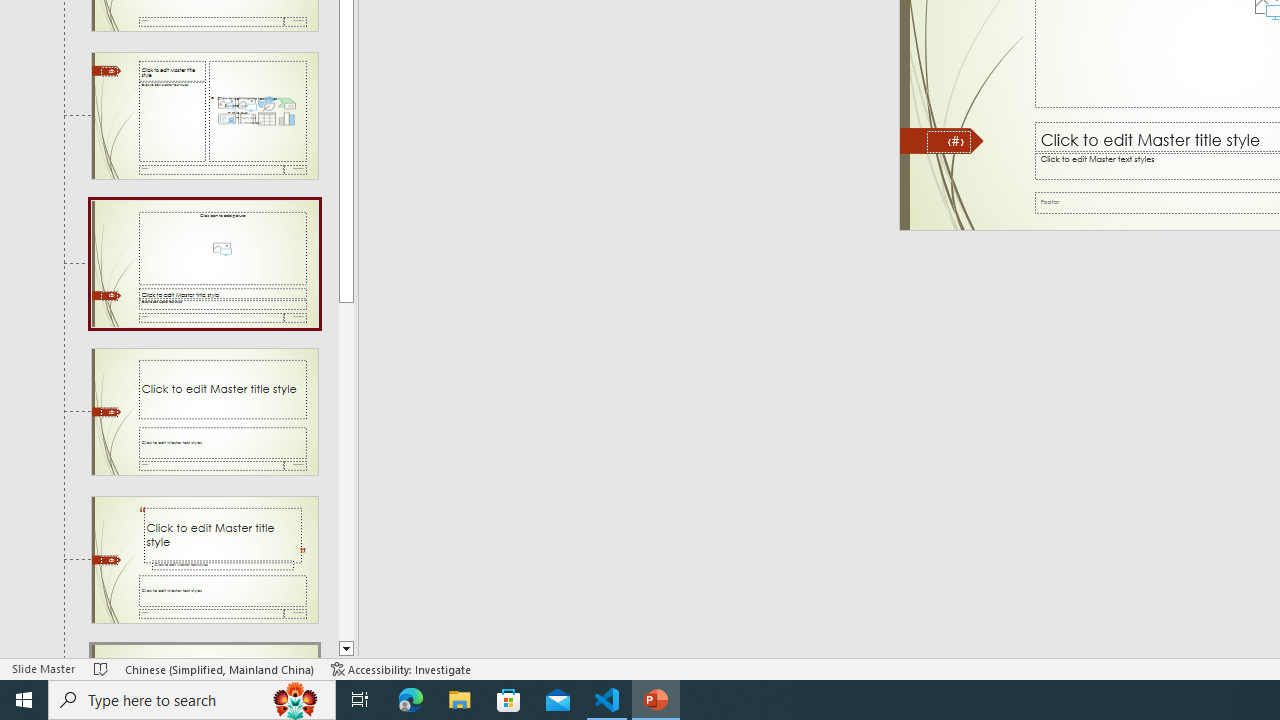 Image resolution: width=1280 pixels, height=720 pixels. Describe the element at coordinates (948, 140) in the screenshot. I see `'Slide Number'` at that location.